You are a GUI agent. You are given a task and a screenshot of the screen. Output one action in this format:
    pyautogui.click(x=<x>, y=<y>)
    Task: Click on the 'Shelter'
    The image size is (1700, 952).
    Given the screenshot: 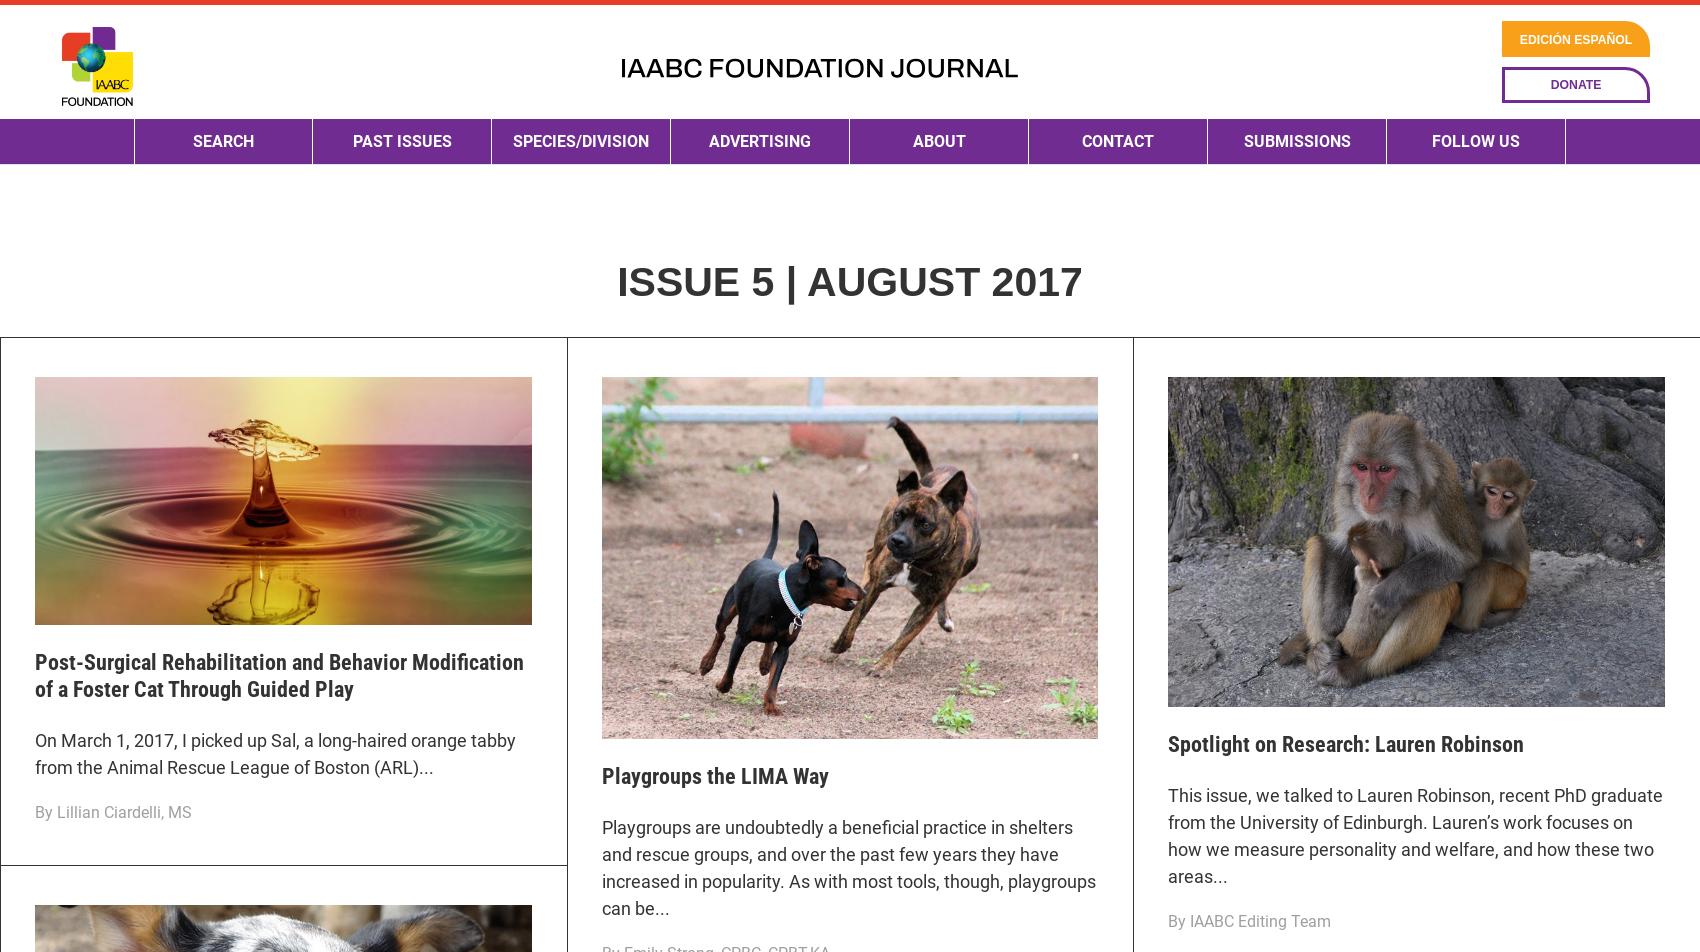 What is the action you would take?
    pyautogui.click(x=531, y=485)
    